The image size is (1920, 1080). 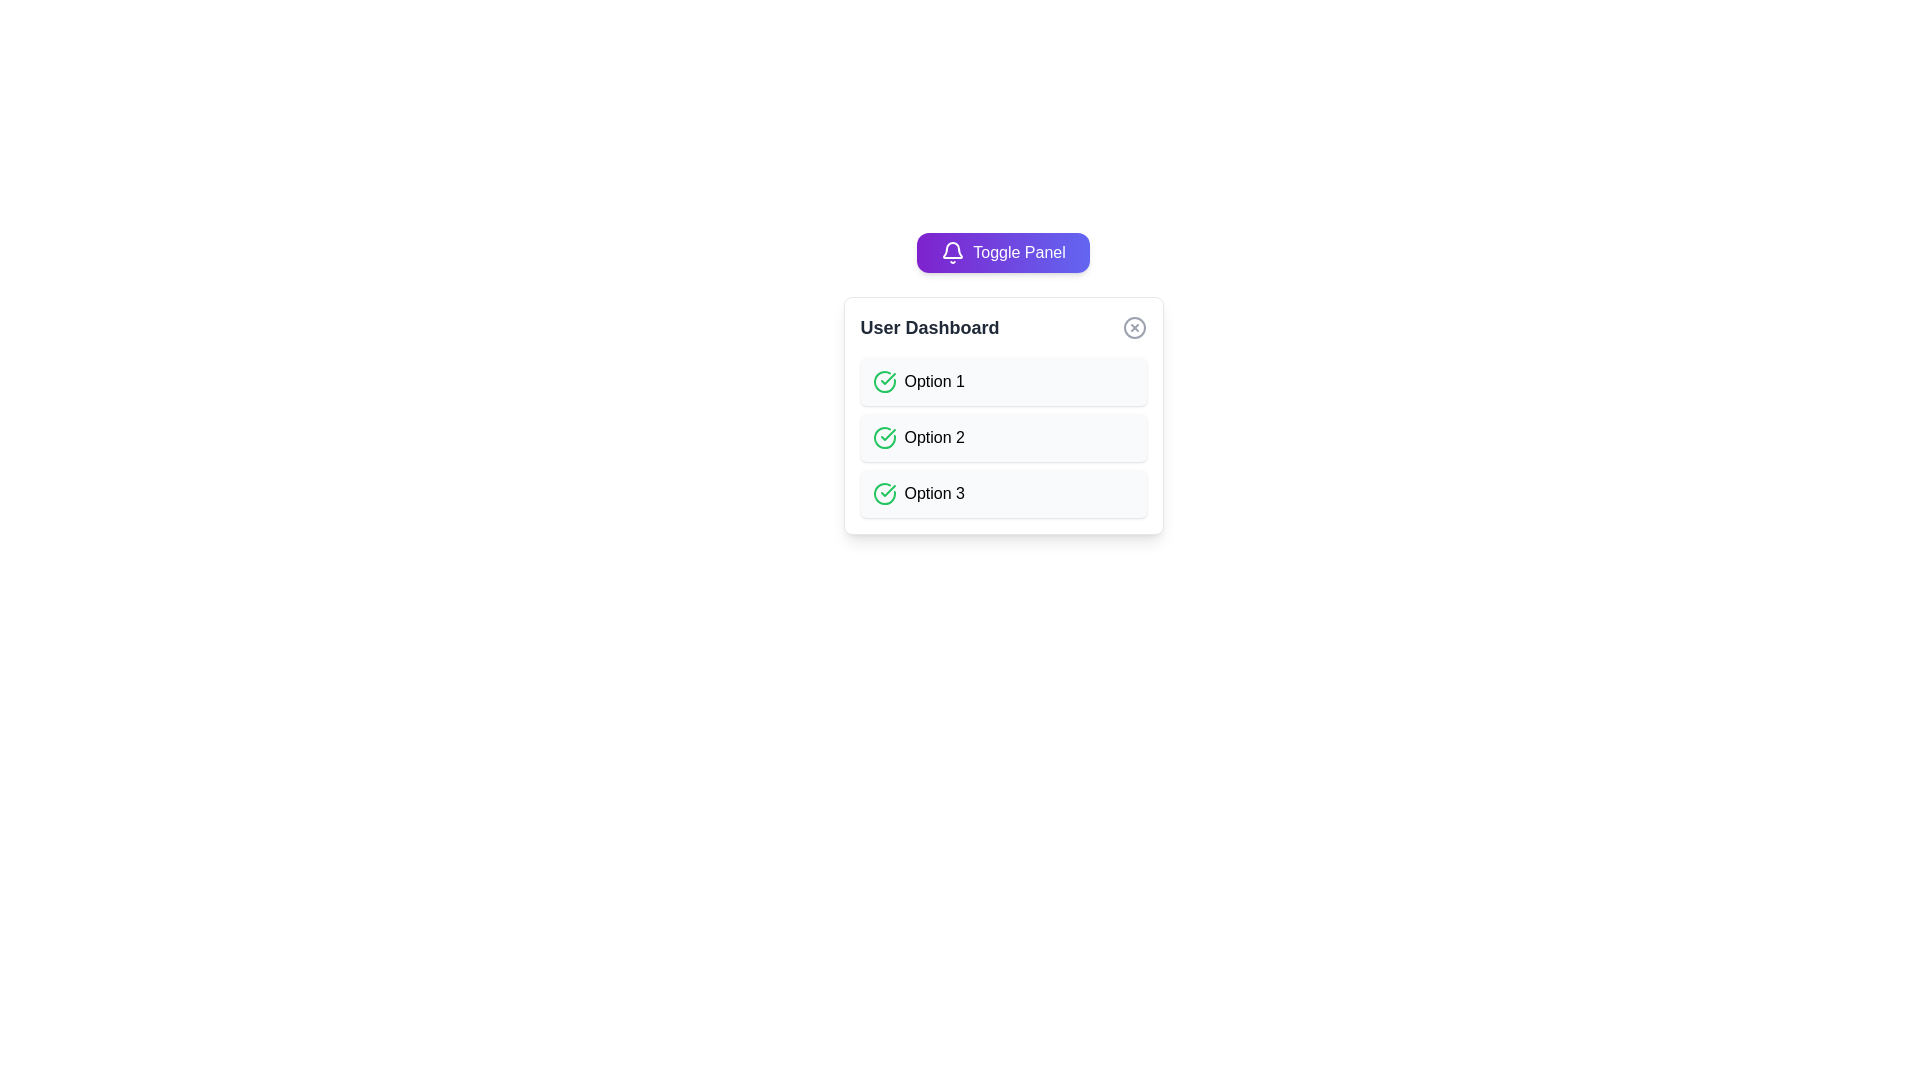 I want to click on the toggle button located centrally above the 'User Dashboard' section, so click(x=1003, y=252).